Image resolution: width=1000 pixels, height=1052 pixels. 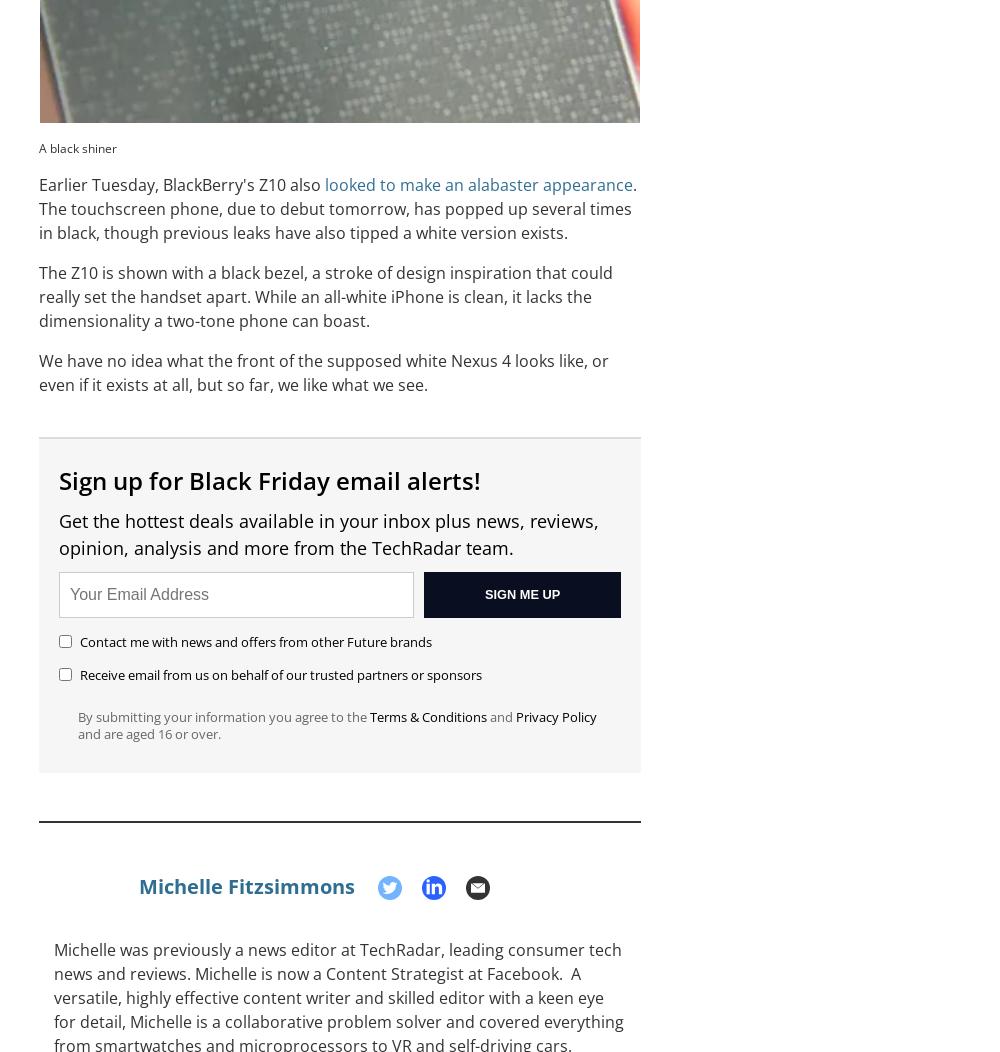 What do you see at coordinates (556, 717) in the screenshot?
I see `'Privacy Policy'` at bounding box center [556, 717].